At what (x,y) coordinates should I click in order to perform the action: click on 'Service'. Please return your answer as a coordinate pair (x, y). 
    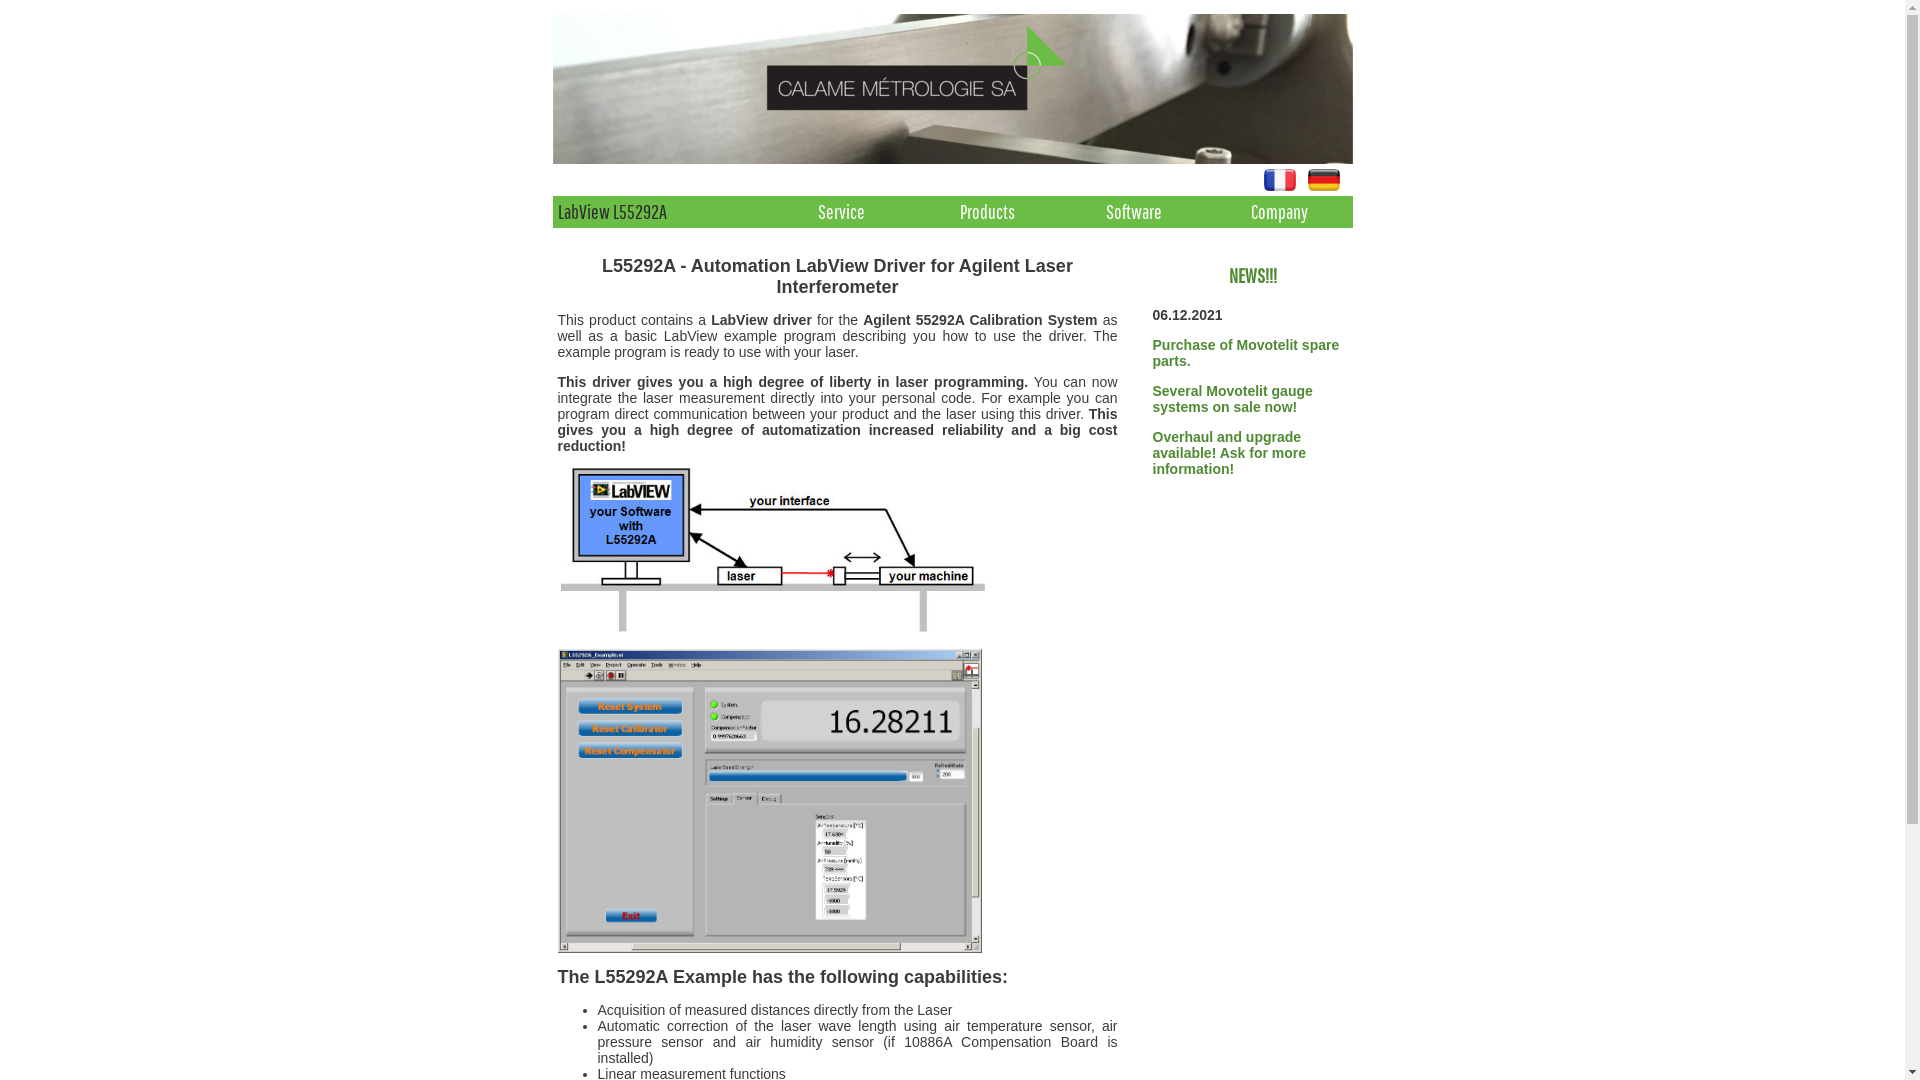
    Looking at the image, I should click on (840, 212).